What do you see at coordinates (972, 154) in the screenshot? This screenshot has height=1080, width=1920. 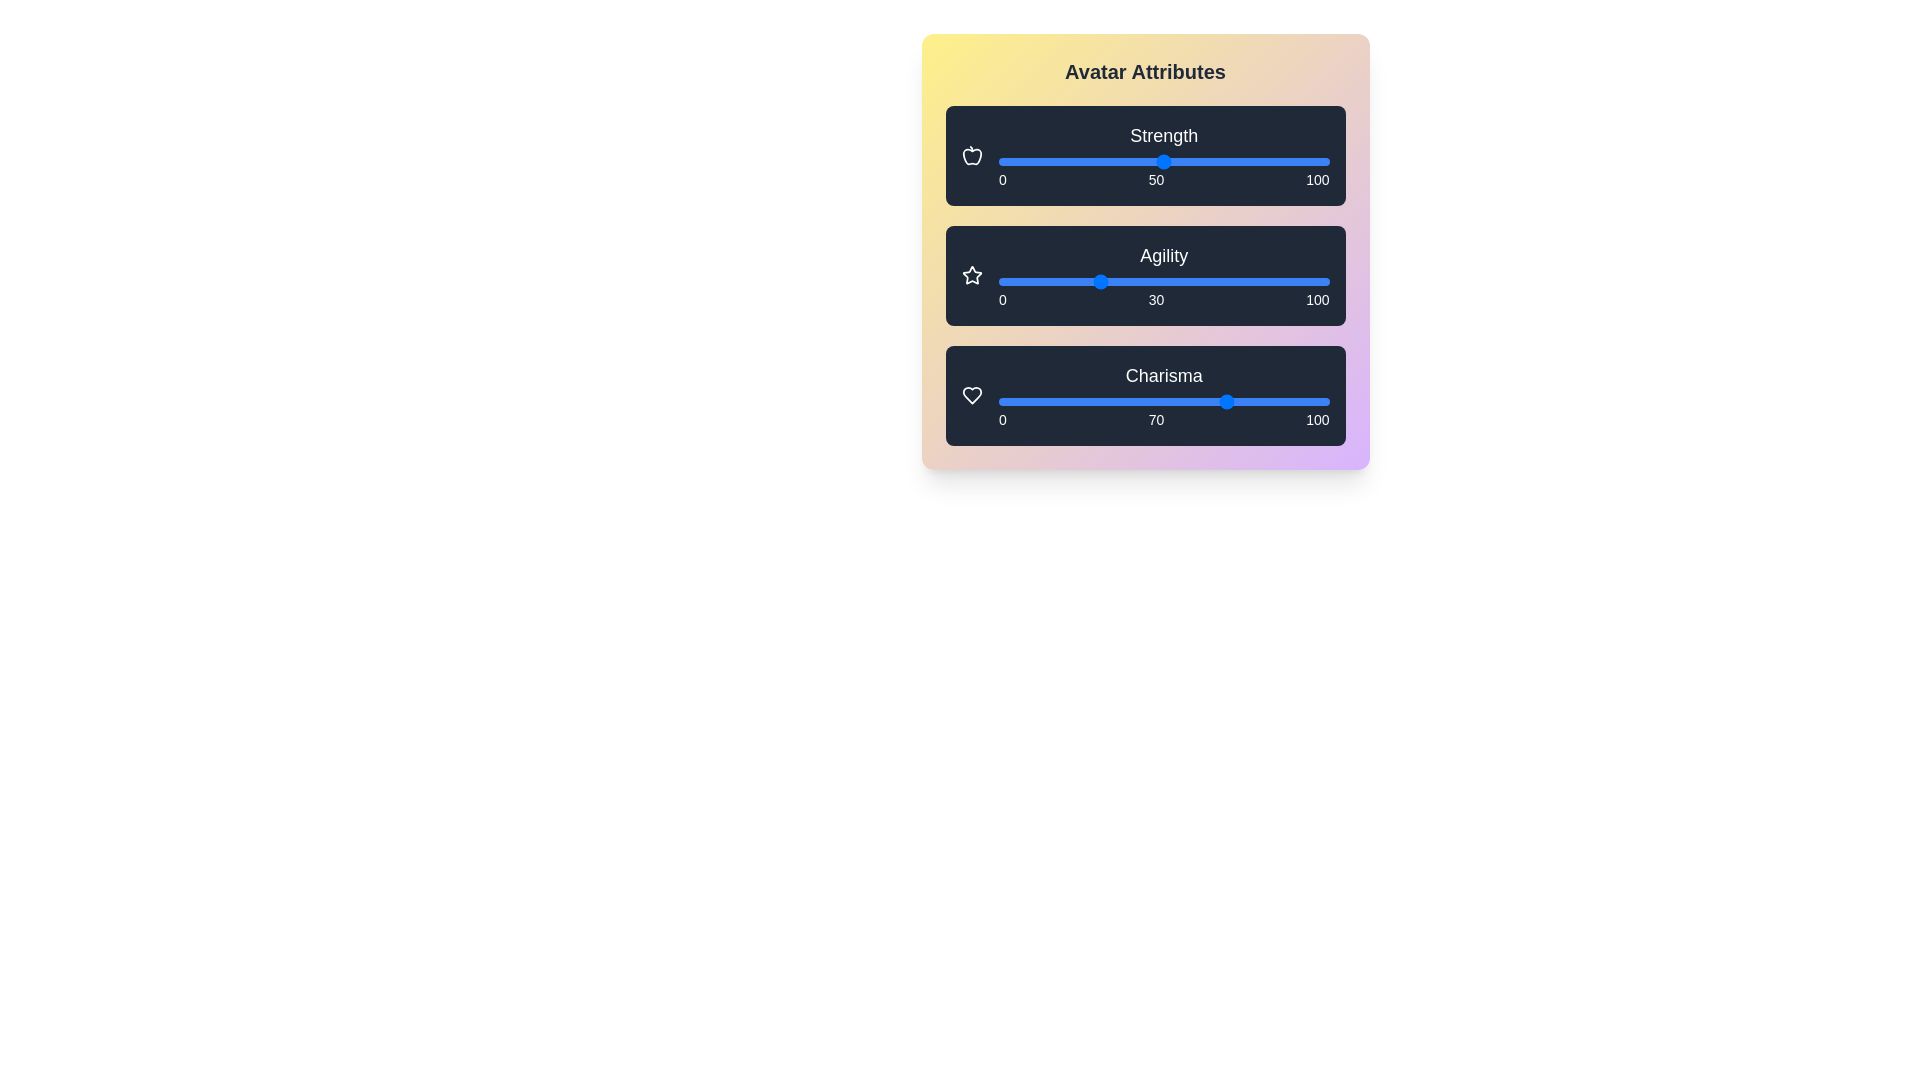 I see `the Apple icon next to the Strength slider` at bounding box center [972, 154].